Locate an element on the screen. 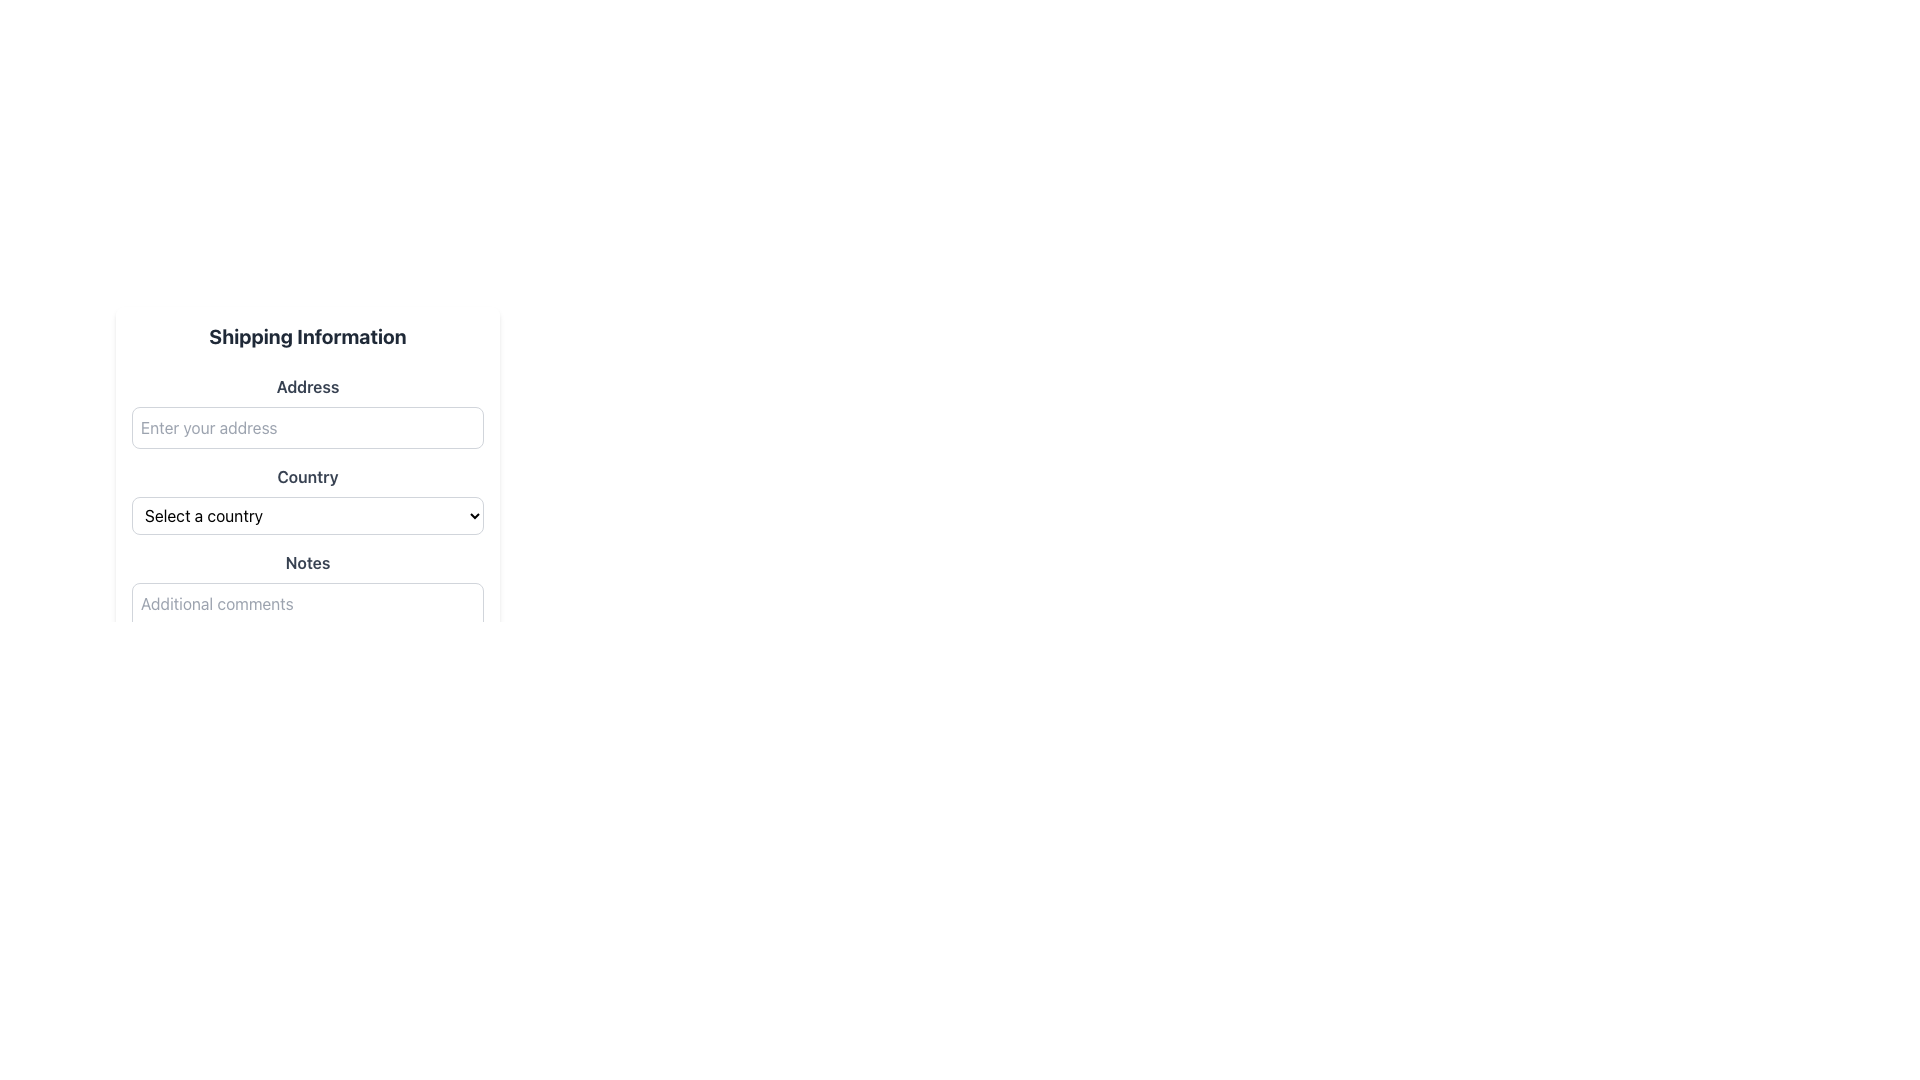 This screenshot has width=1920, height=1080. the Text label that serves as a context for the input field for 'Additional comments', positioned above it and below the 'Country' dropdown is located at coordinates (306, 563).